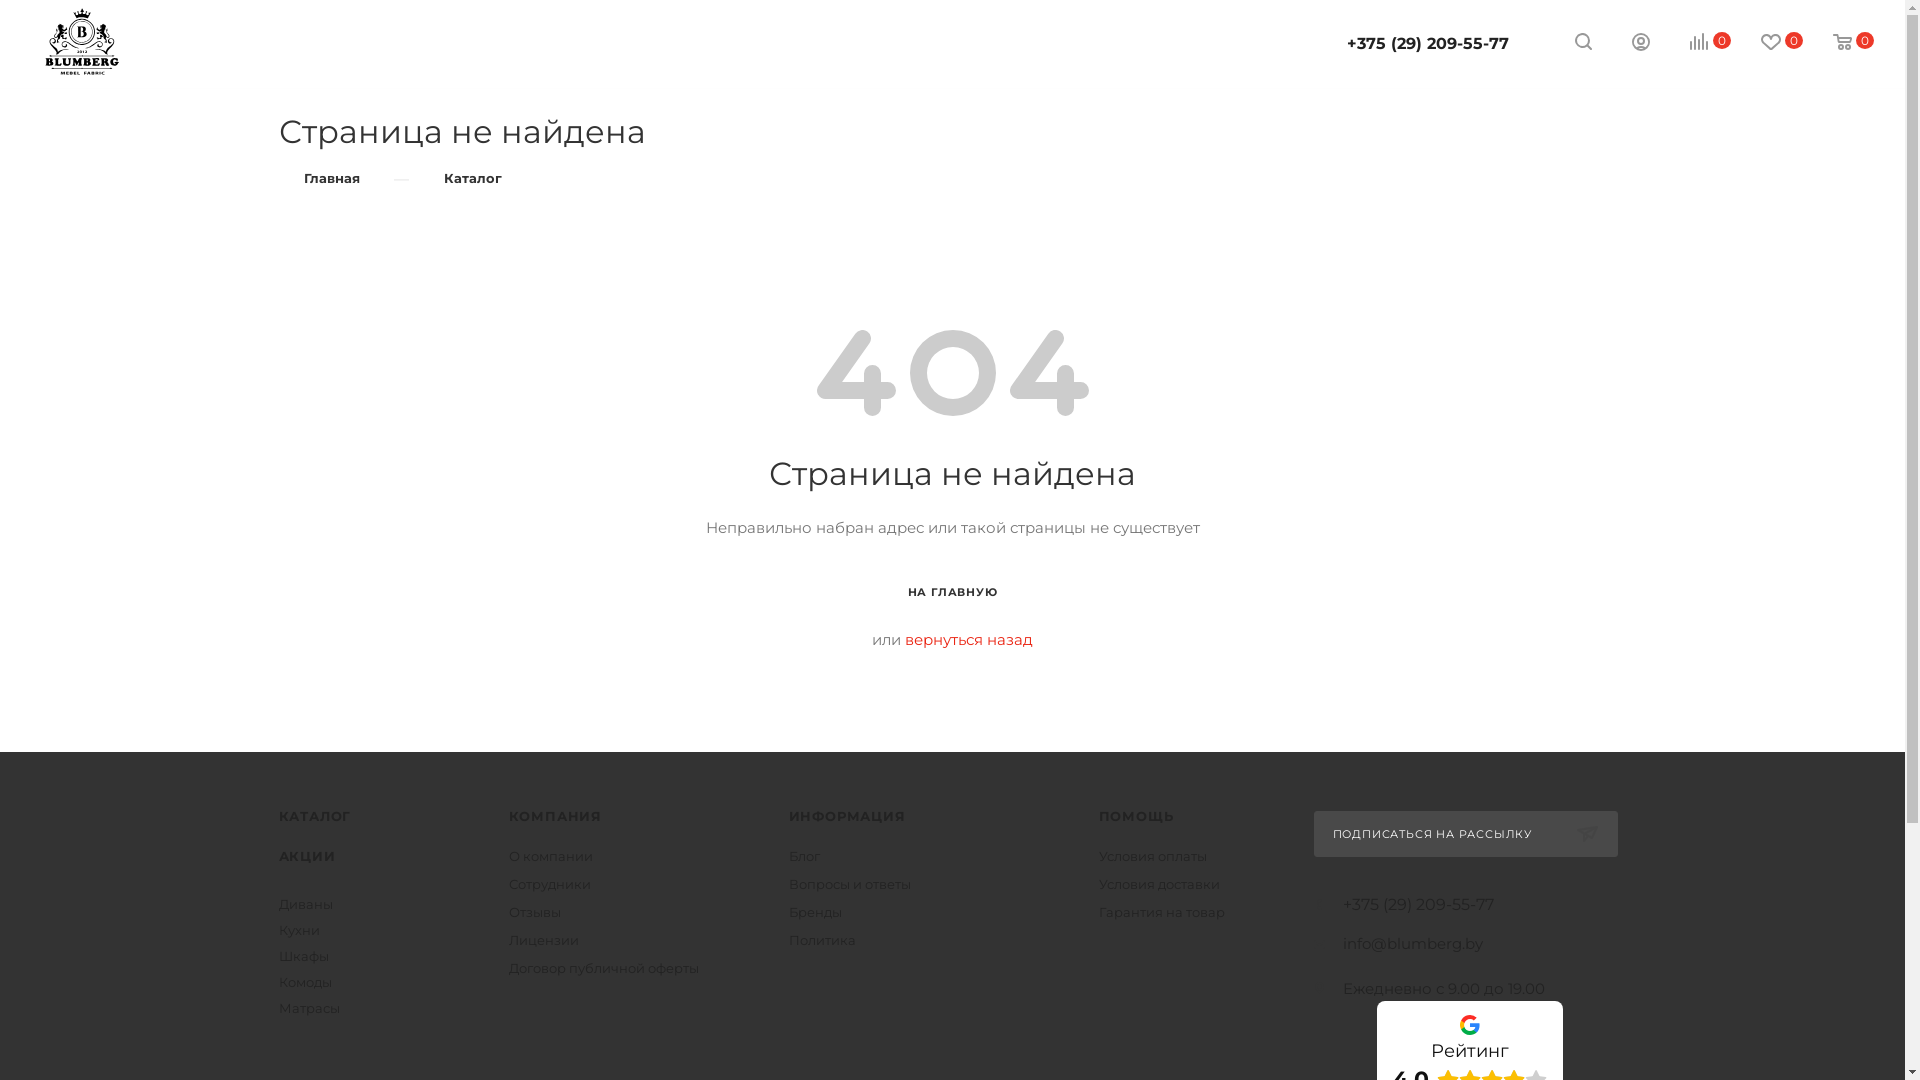  I want to click on '0', so click(1839, 42).